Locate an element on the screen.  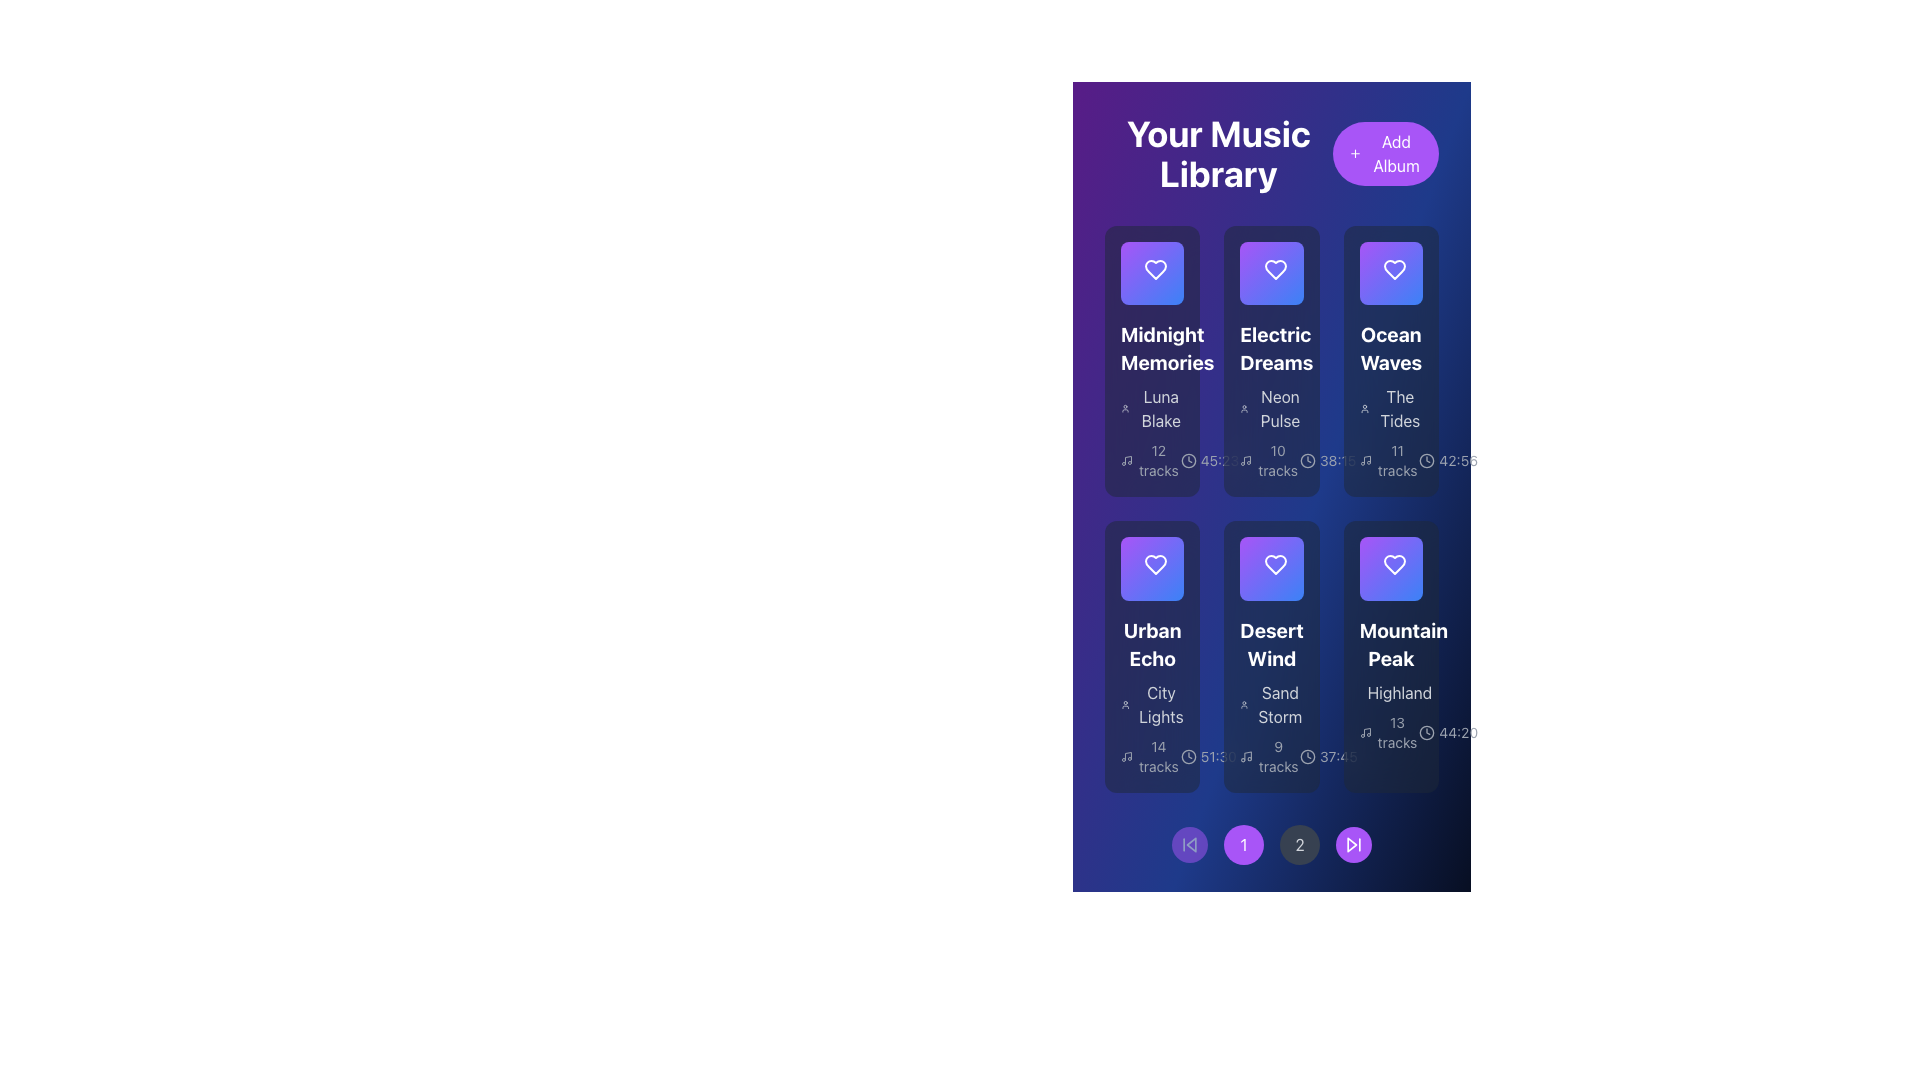
the circular graphic element embedded within the clock icon, located in the second card of the first row beneath the 'Electric Dreams' title is located at coordinates (1188, 461).